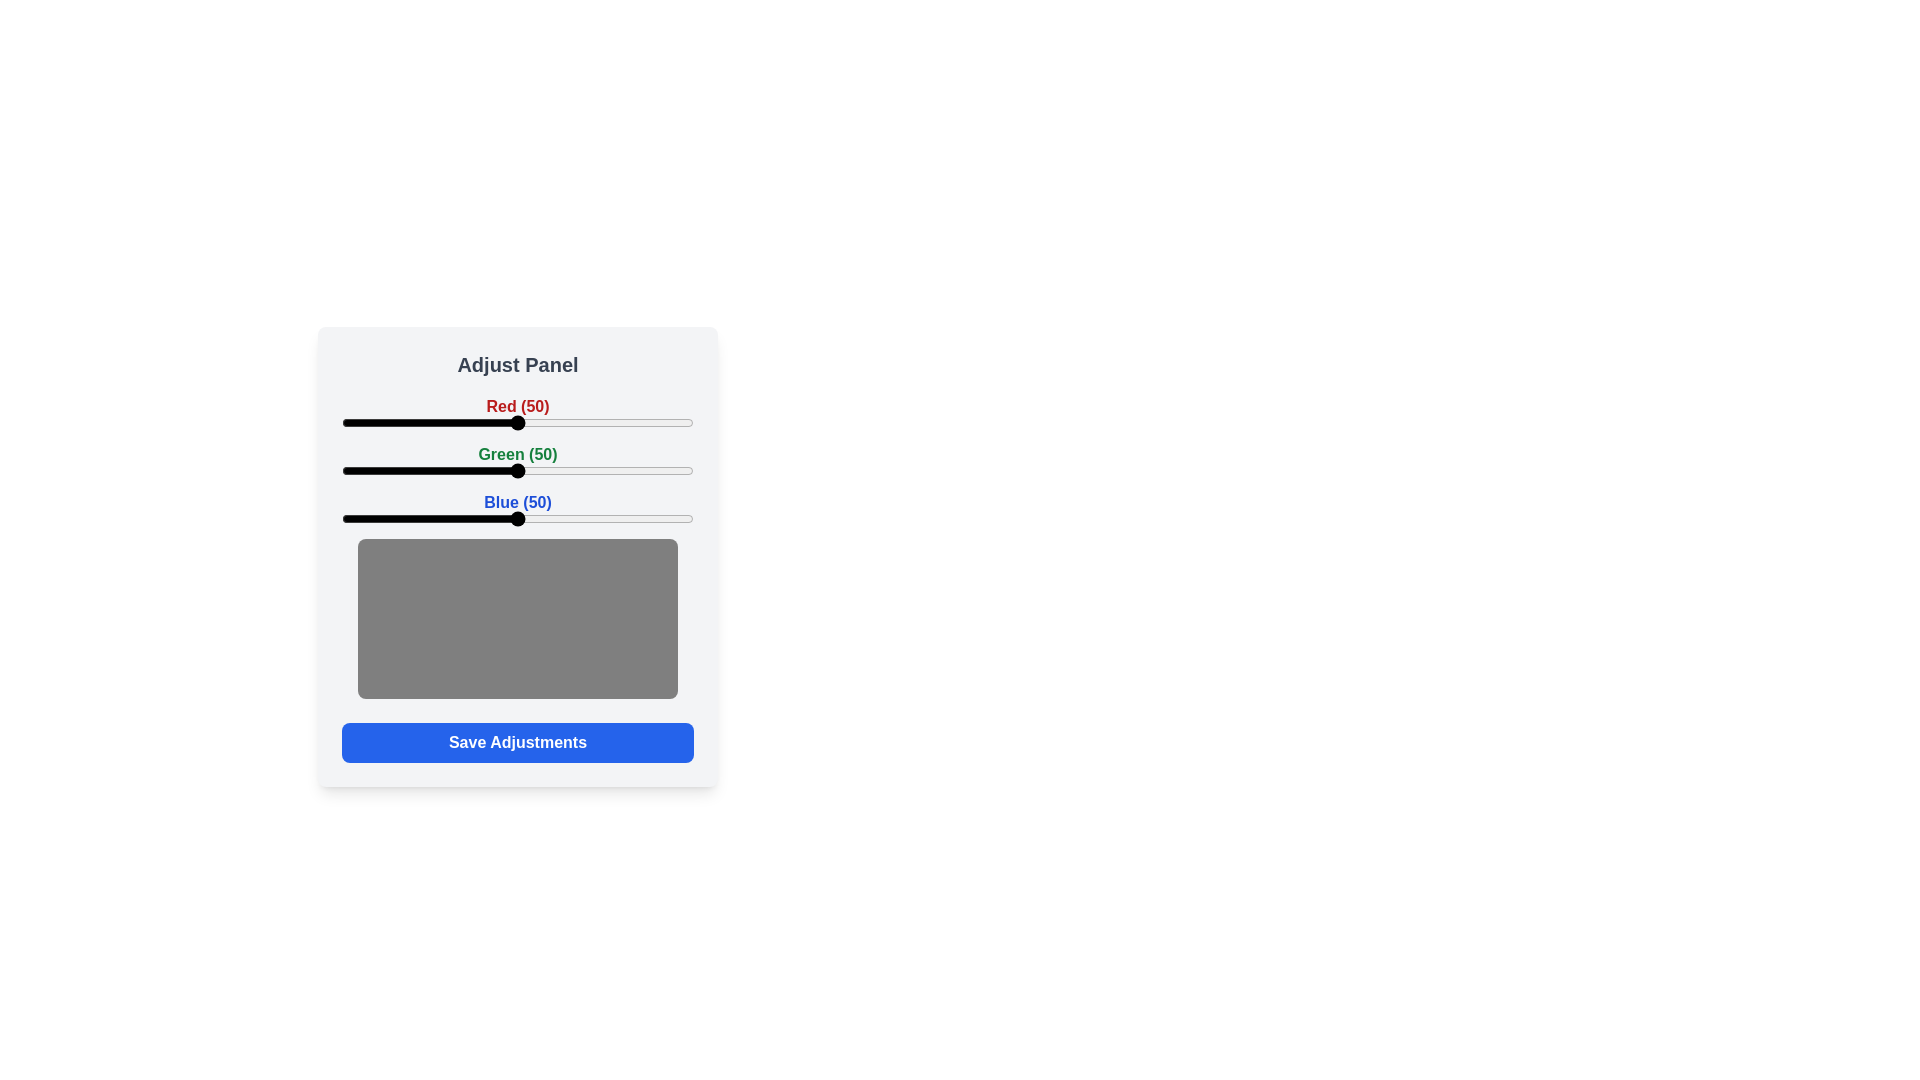 This screenshot has width=1920, height=1080. Describe the element at coordinates (549, 470) in the screenshot. I see `the green slider to set its value to 59` at that location.